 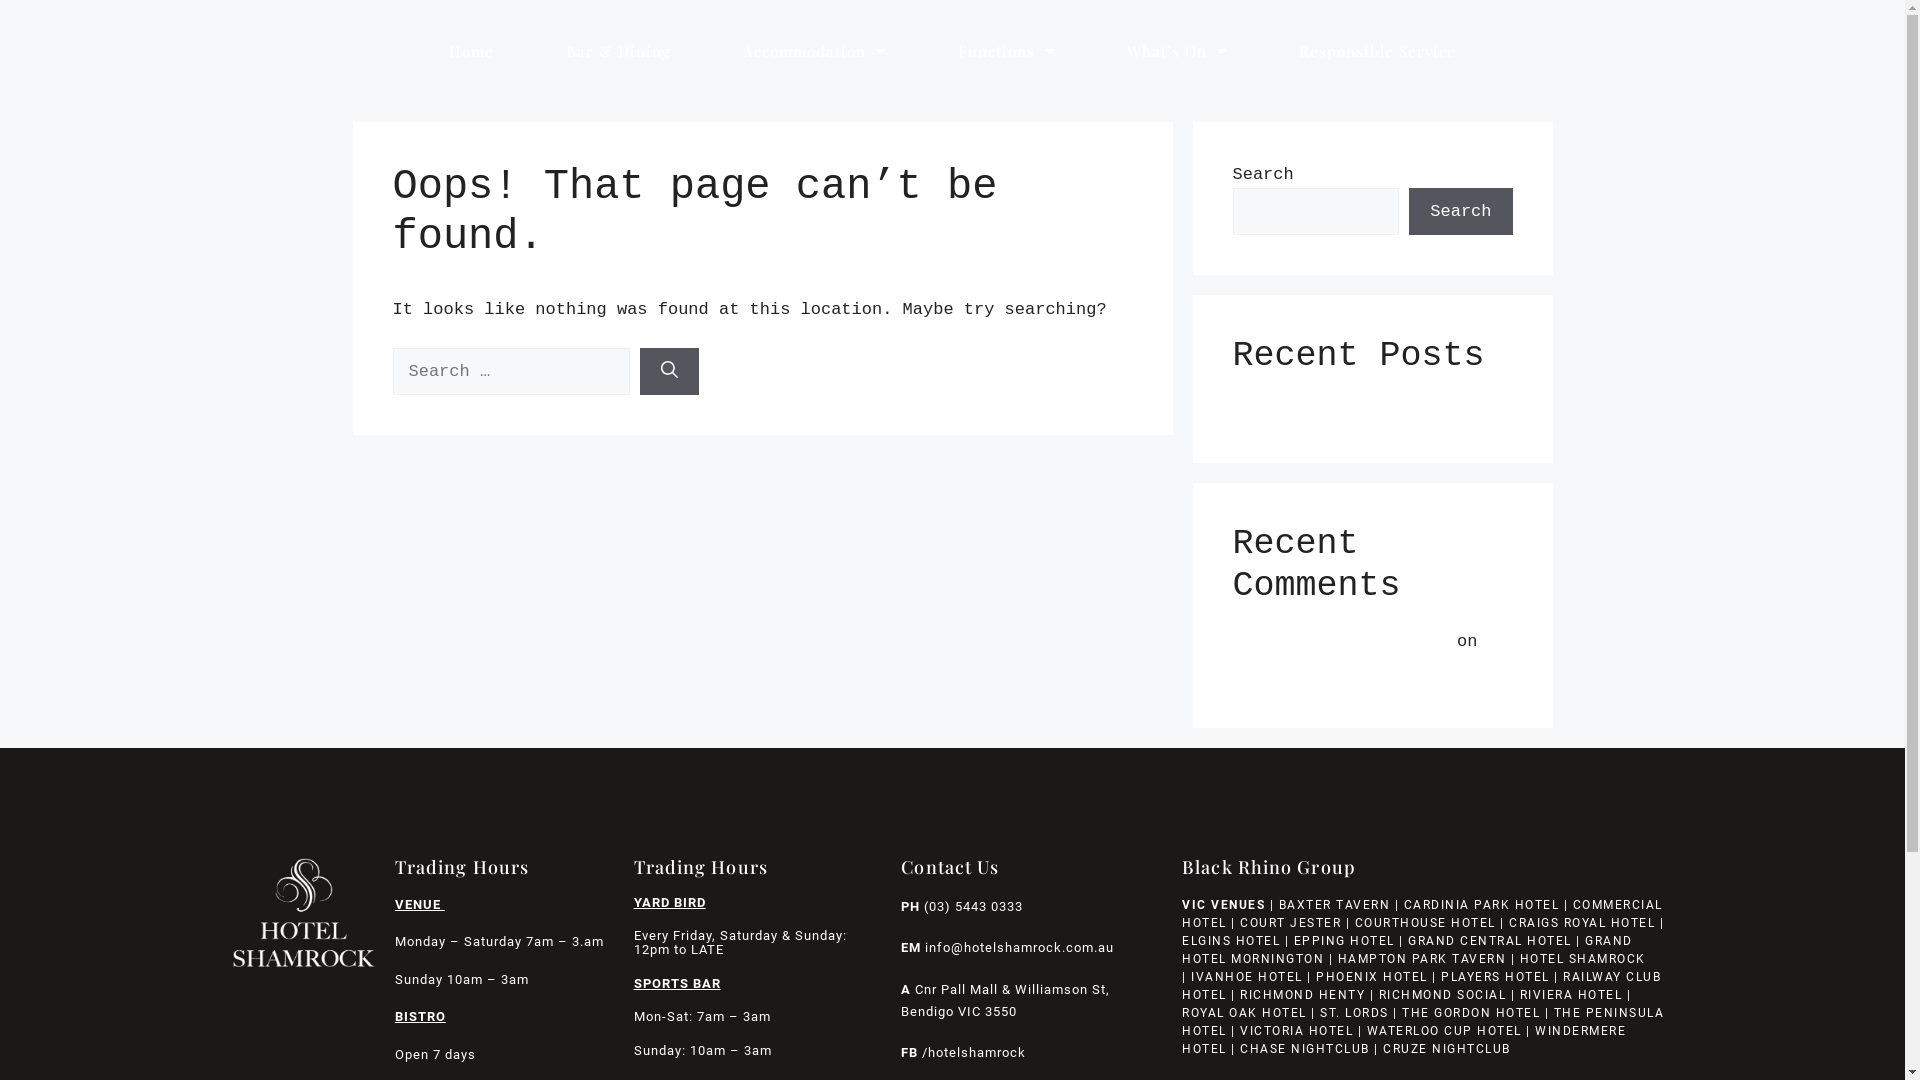 What do you see at coordinates (1449, 1048) in the screenshot?
I see `'CRUZE NIGHTCLUB '` at bounding box center [1449, 1048].